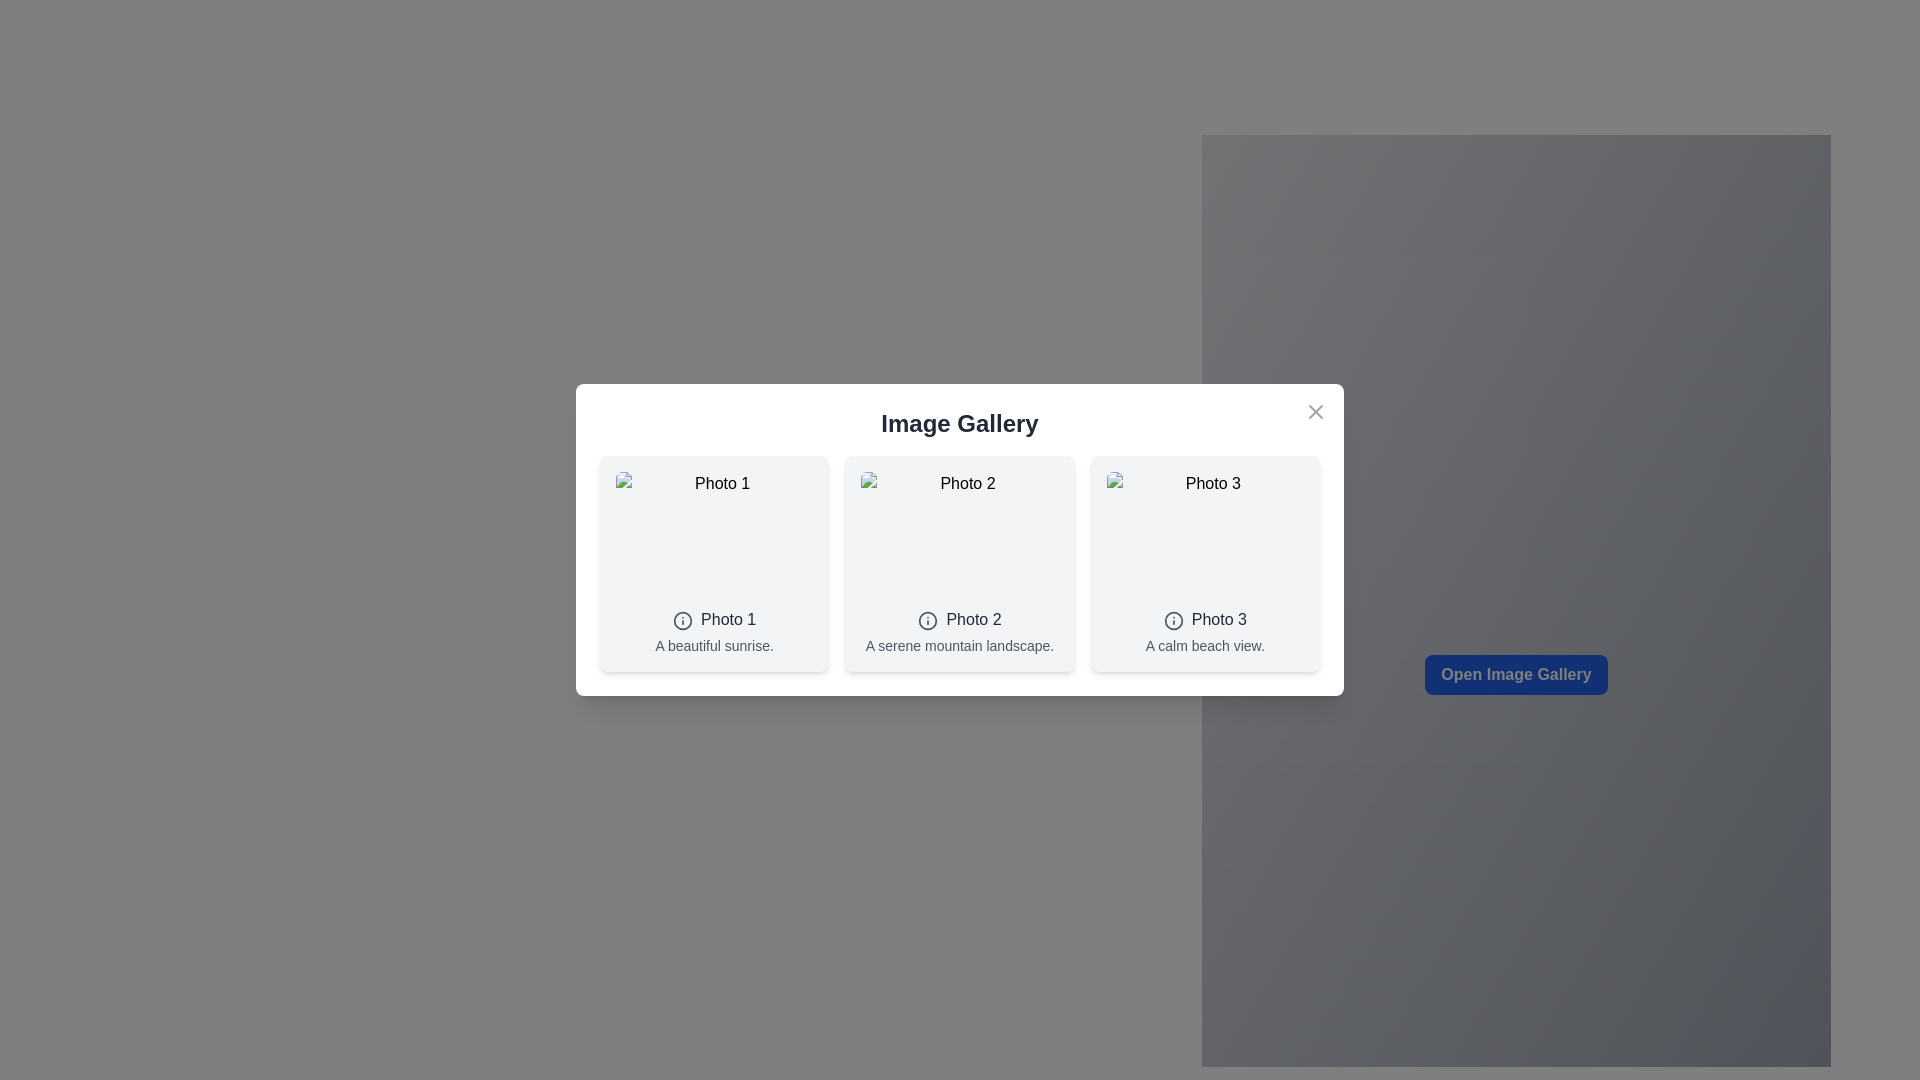 This screenshot has height=1080, width=1920. Describe the element at coordinates (927, 619) in the screenshot. I see `the icon located at the bottom-left corner of the card labeled 'Photo 2' in the image gallery interface` at that location.